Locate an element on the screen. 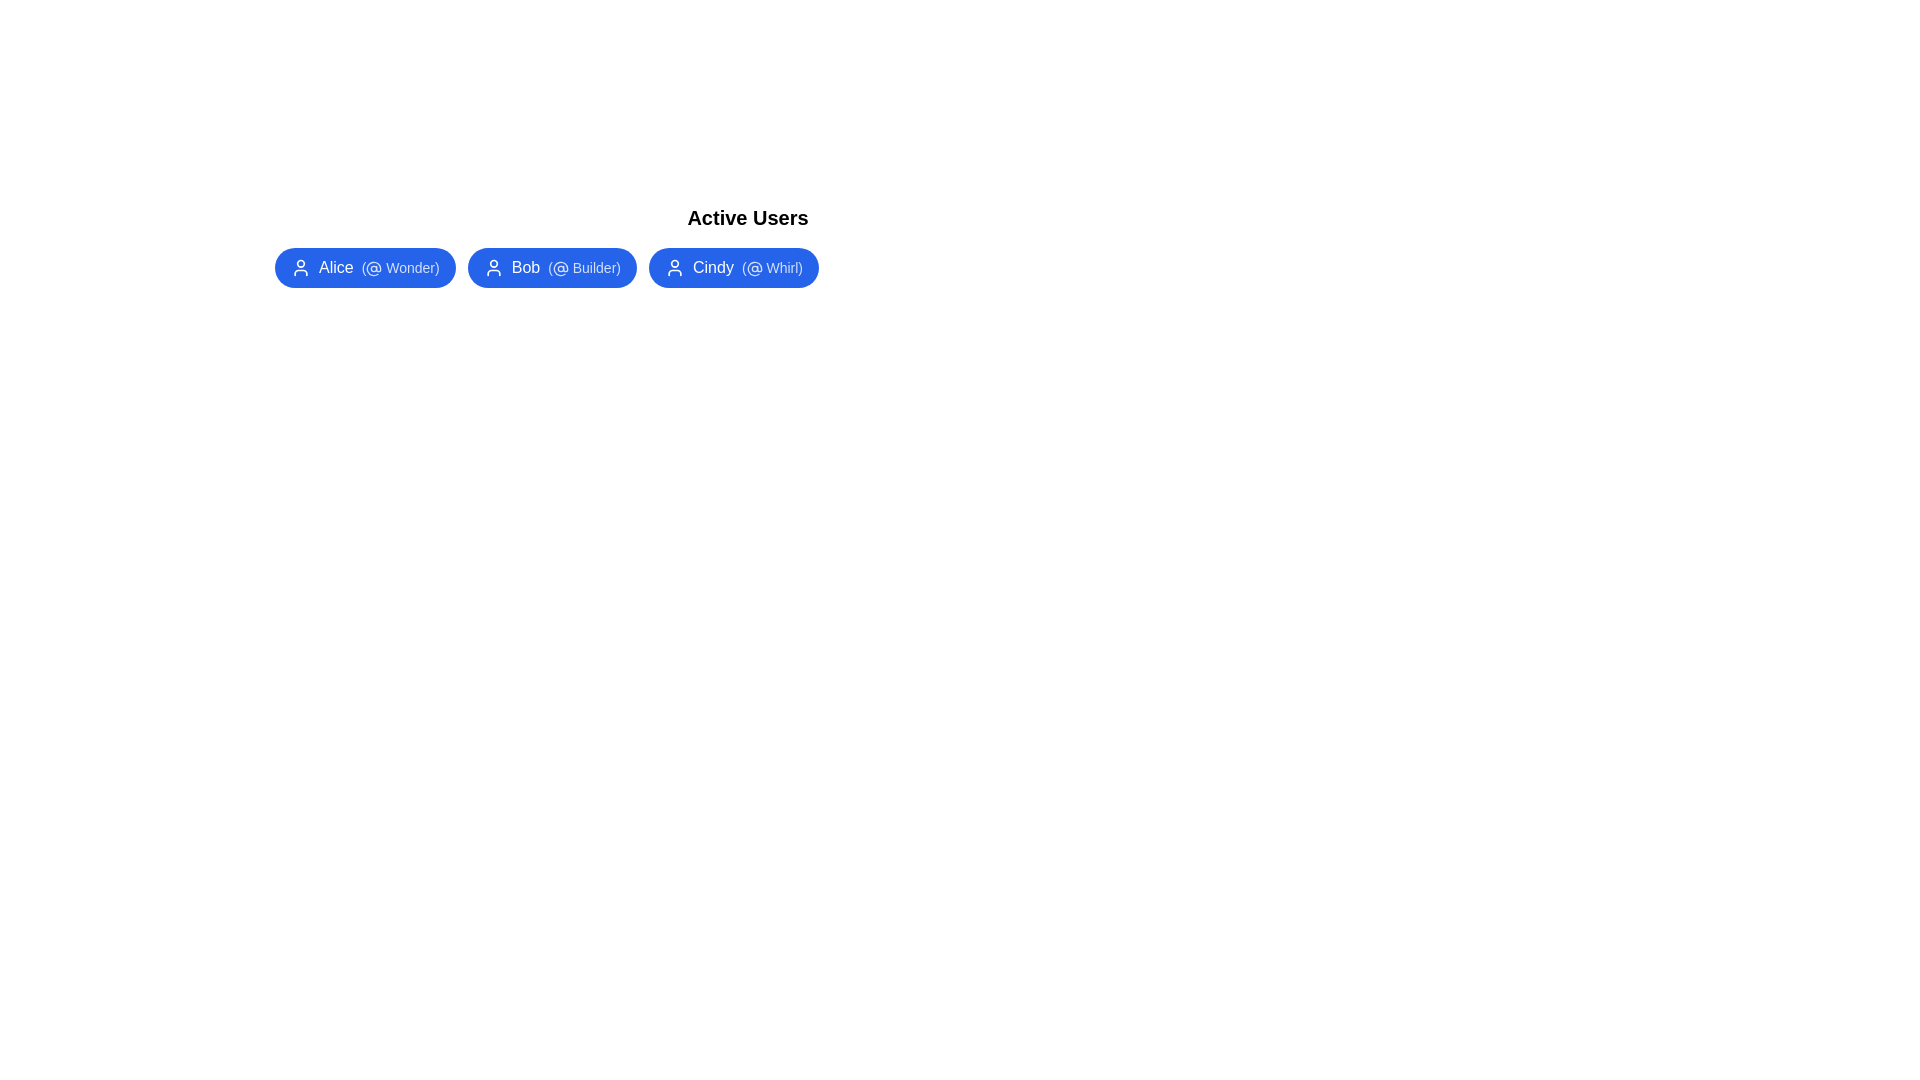 The width and height of the screenshot is (1920, 1080). icon inside the user chip for Cindy is located at coordinates (675, 266).